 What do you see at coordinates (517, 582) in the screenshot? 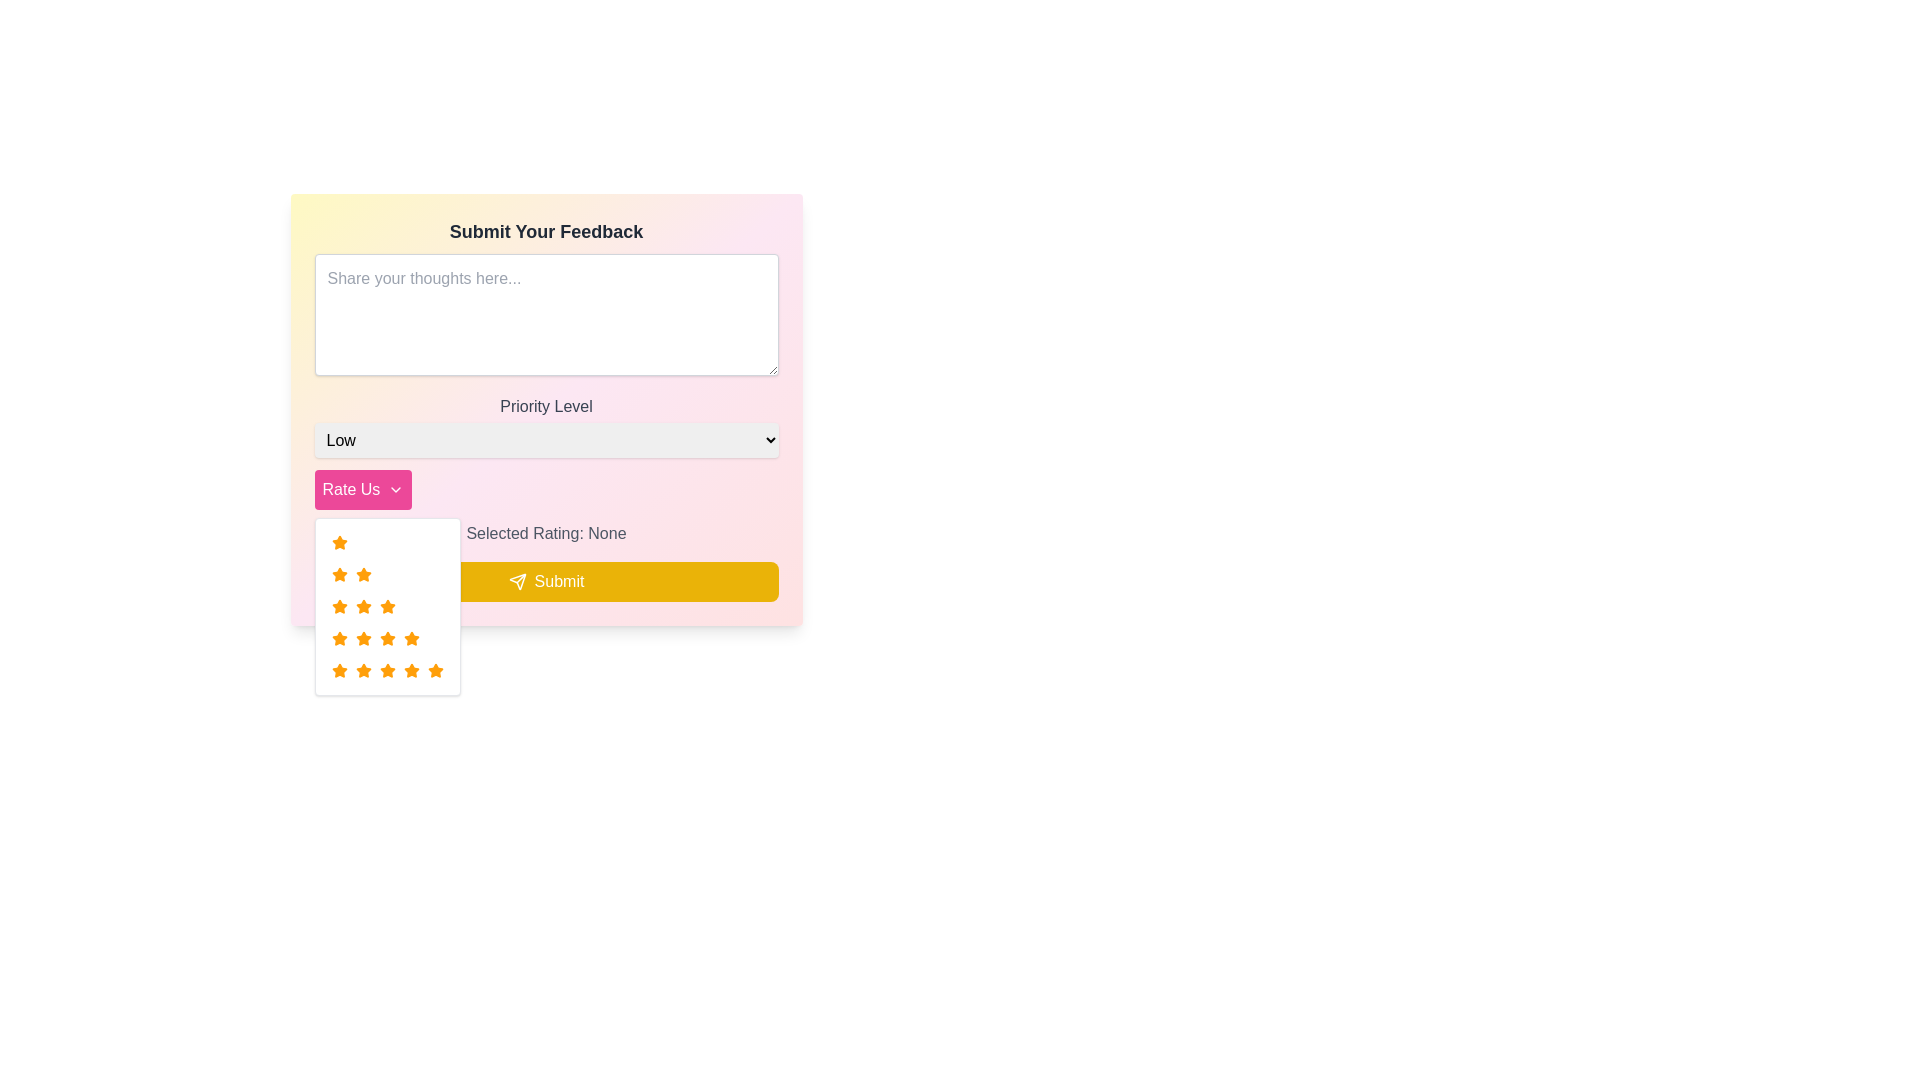
I see `the 'submit' icon on the yellow button labeled 'Submit' located in the lower section of the feedback form interface` at bounding box center [517, 582].